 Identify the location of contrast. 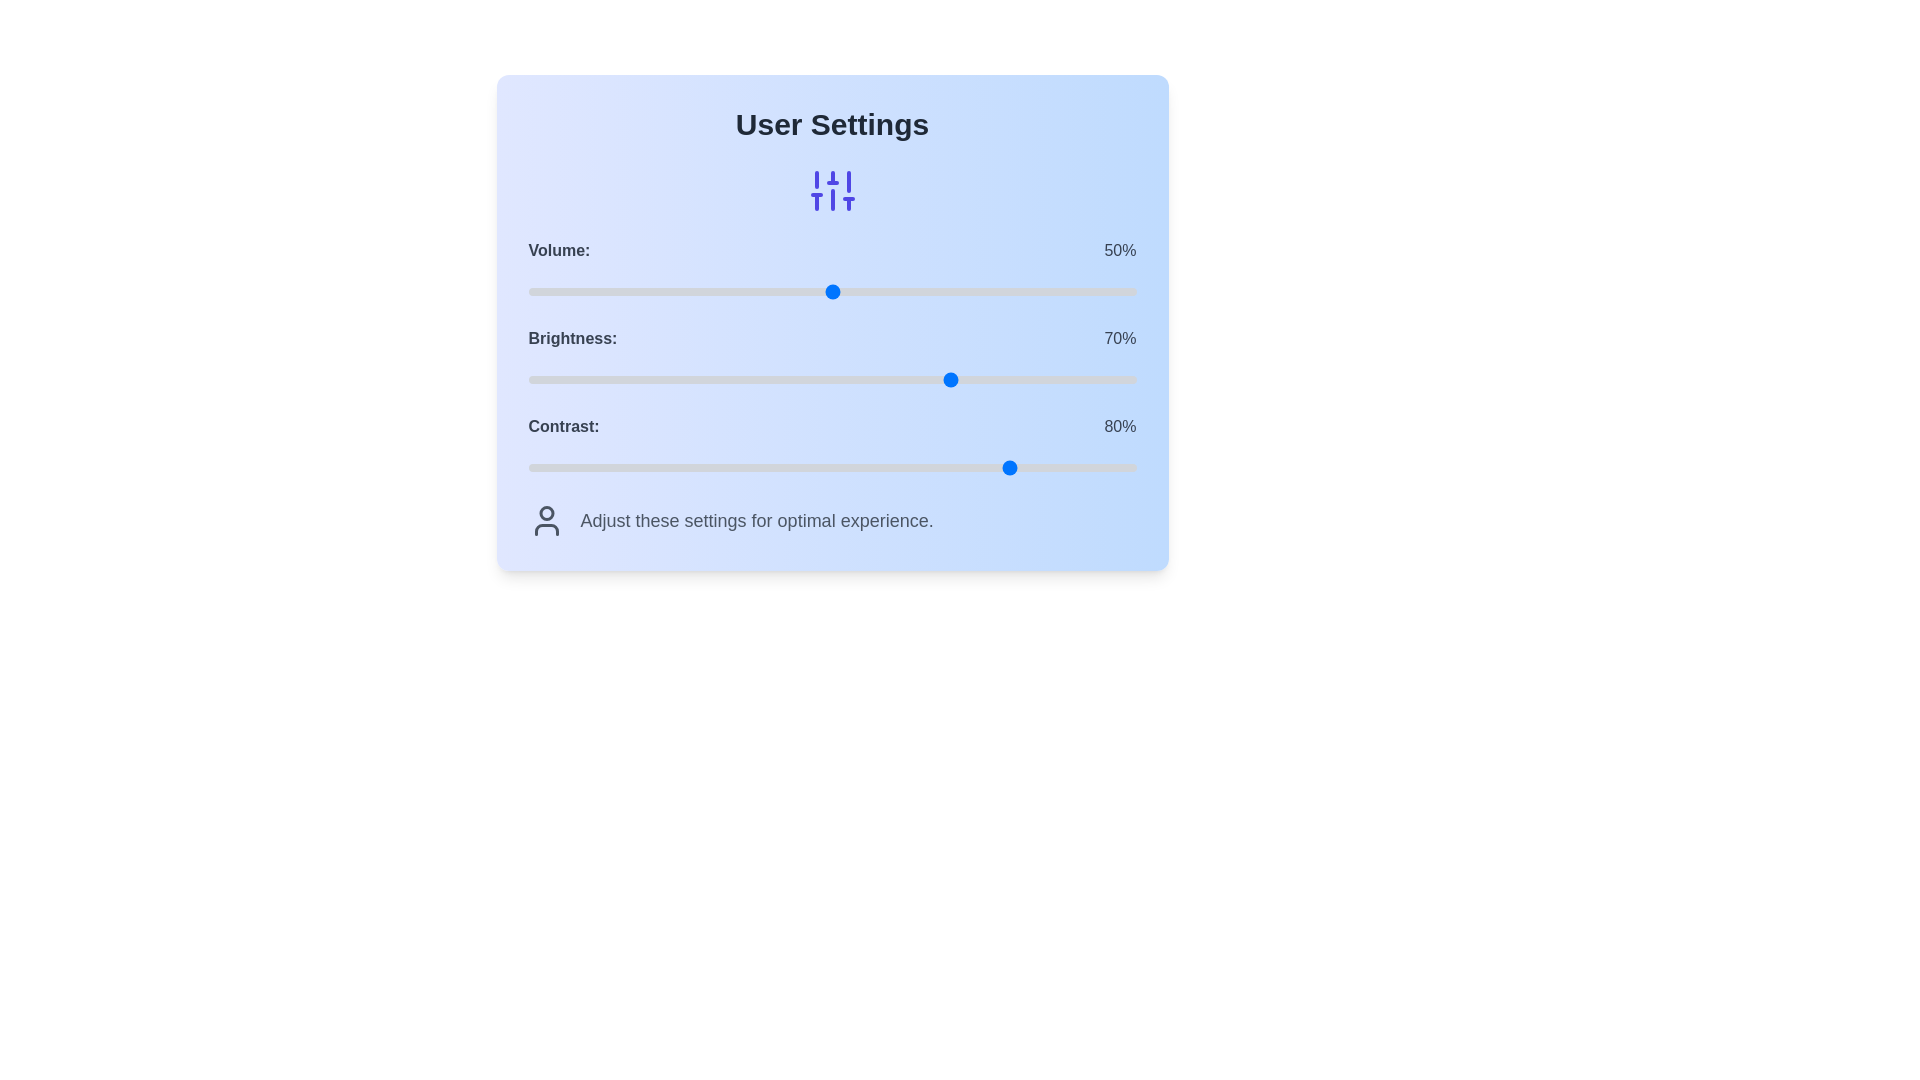
(947, 467).